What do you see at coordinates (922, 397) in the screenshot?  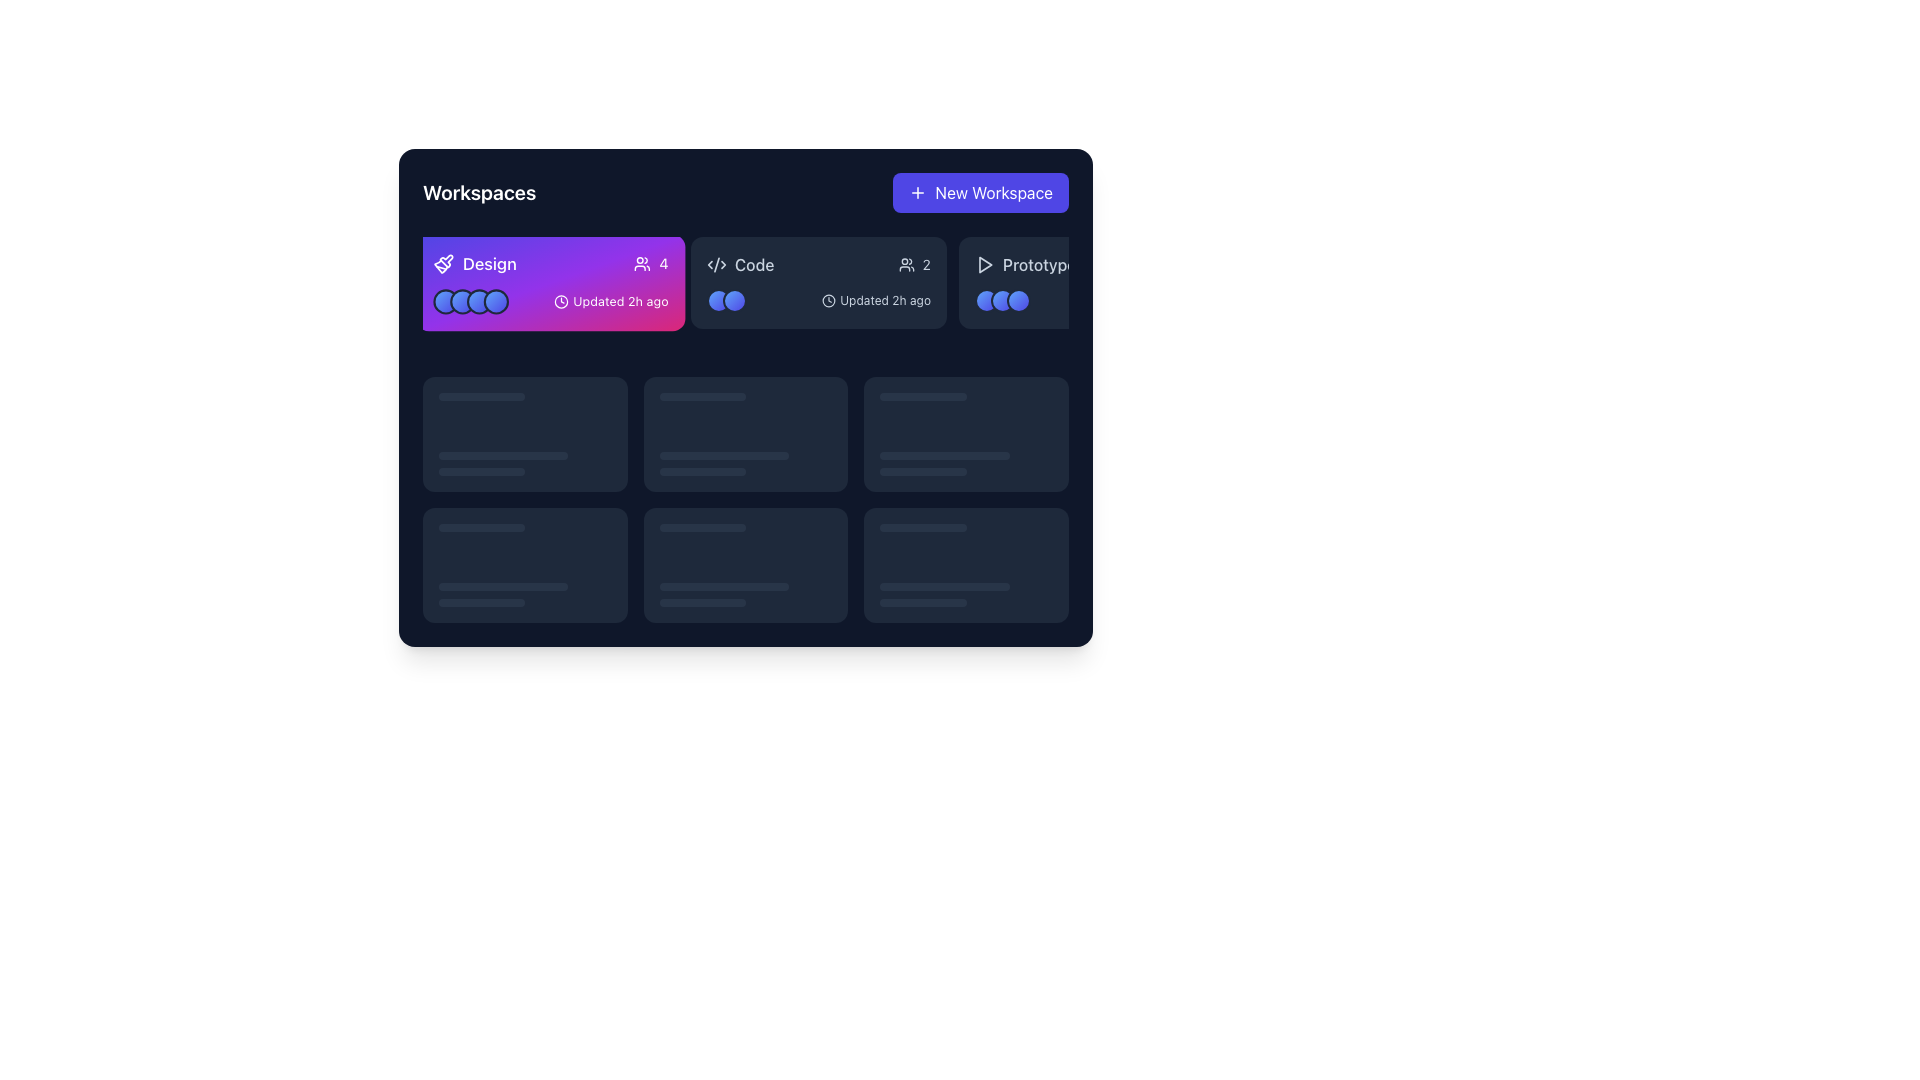 I see `the Loading placeholder bar, which is the first item in the second row of a grid layout, indicating a loading state for content` at bounding box center [922, 397].